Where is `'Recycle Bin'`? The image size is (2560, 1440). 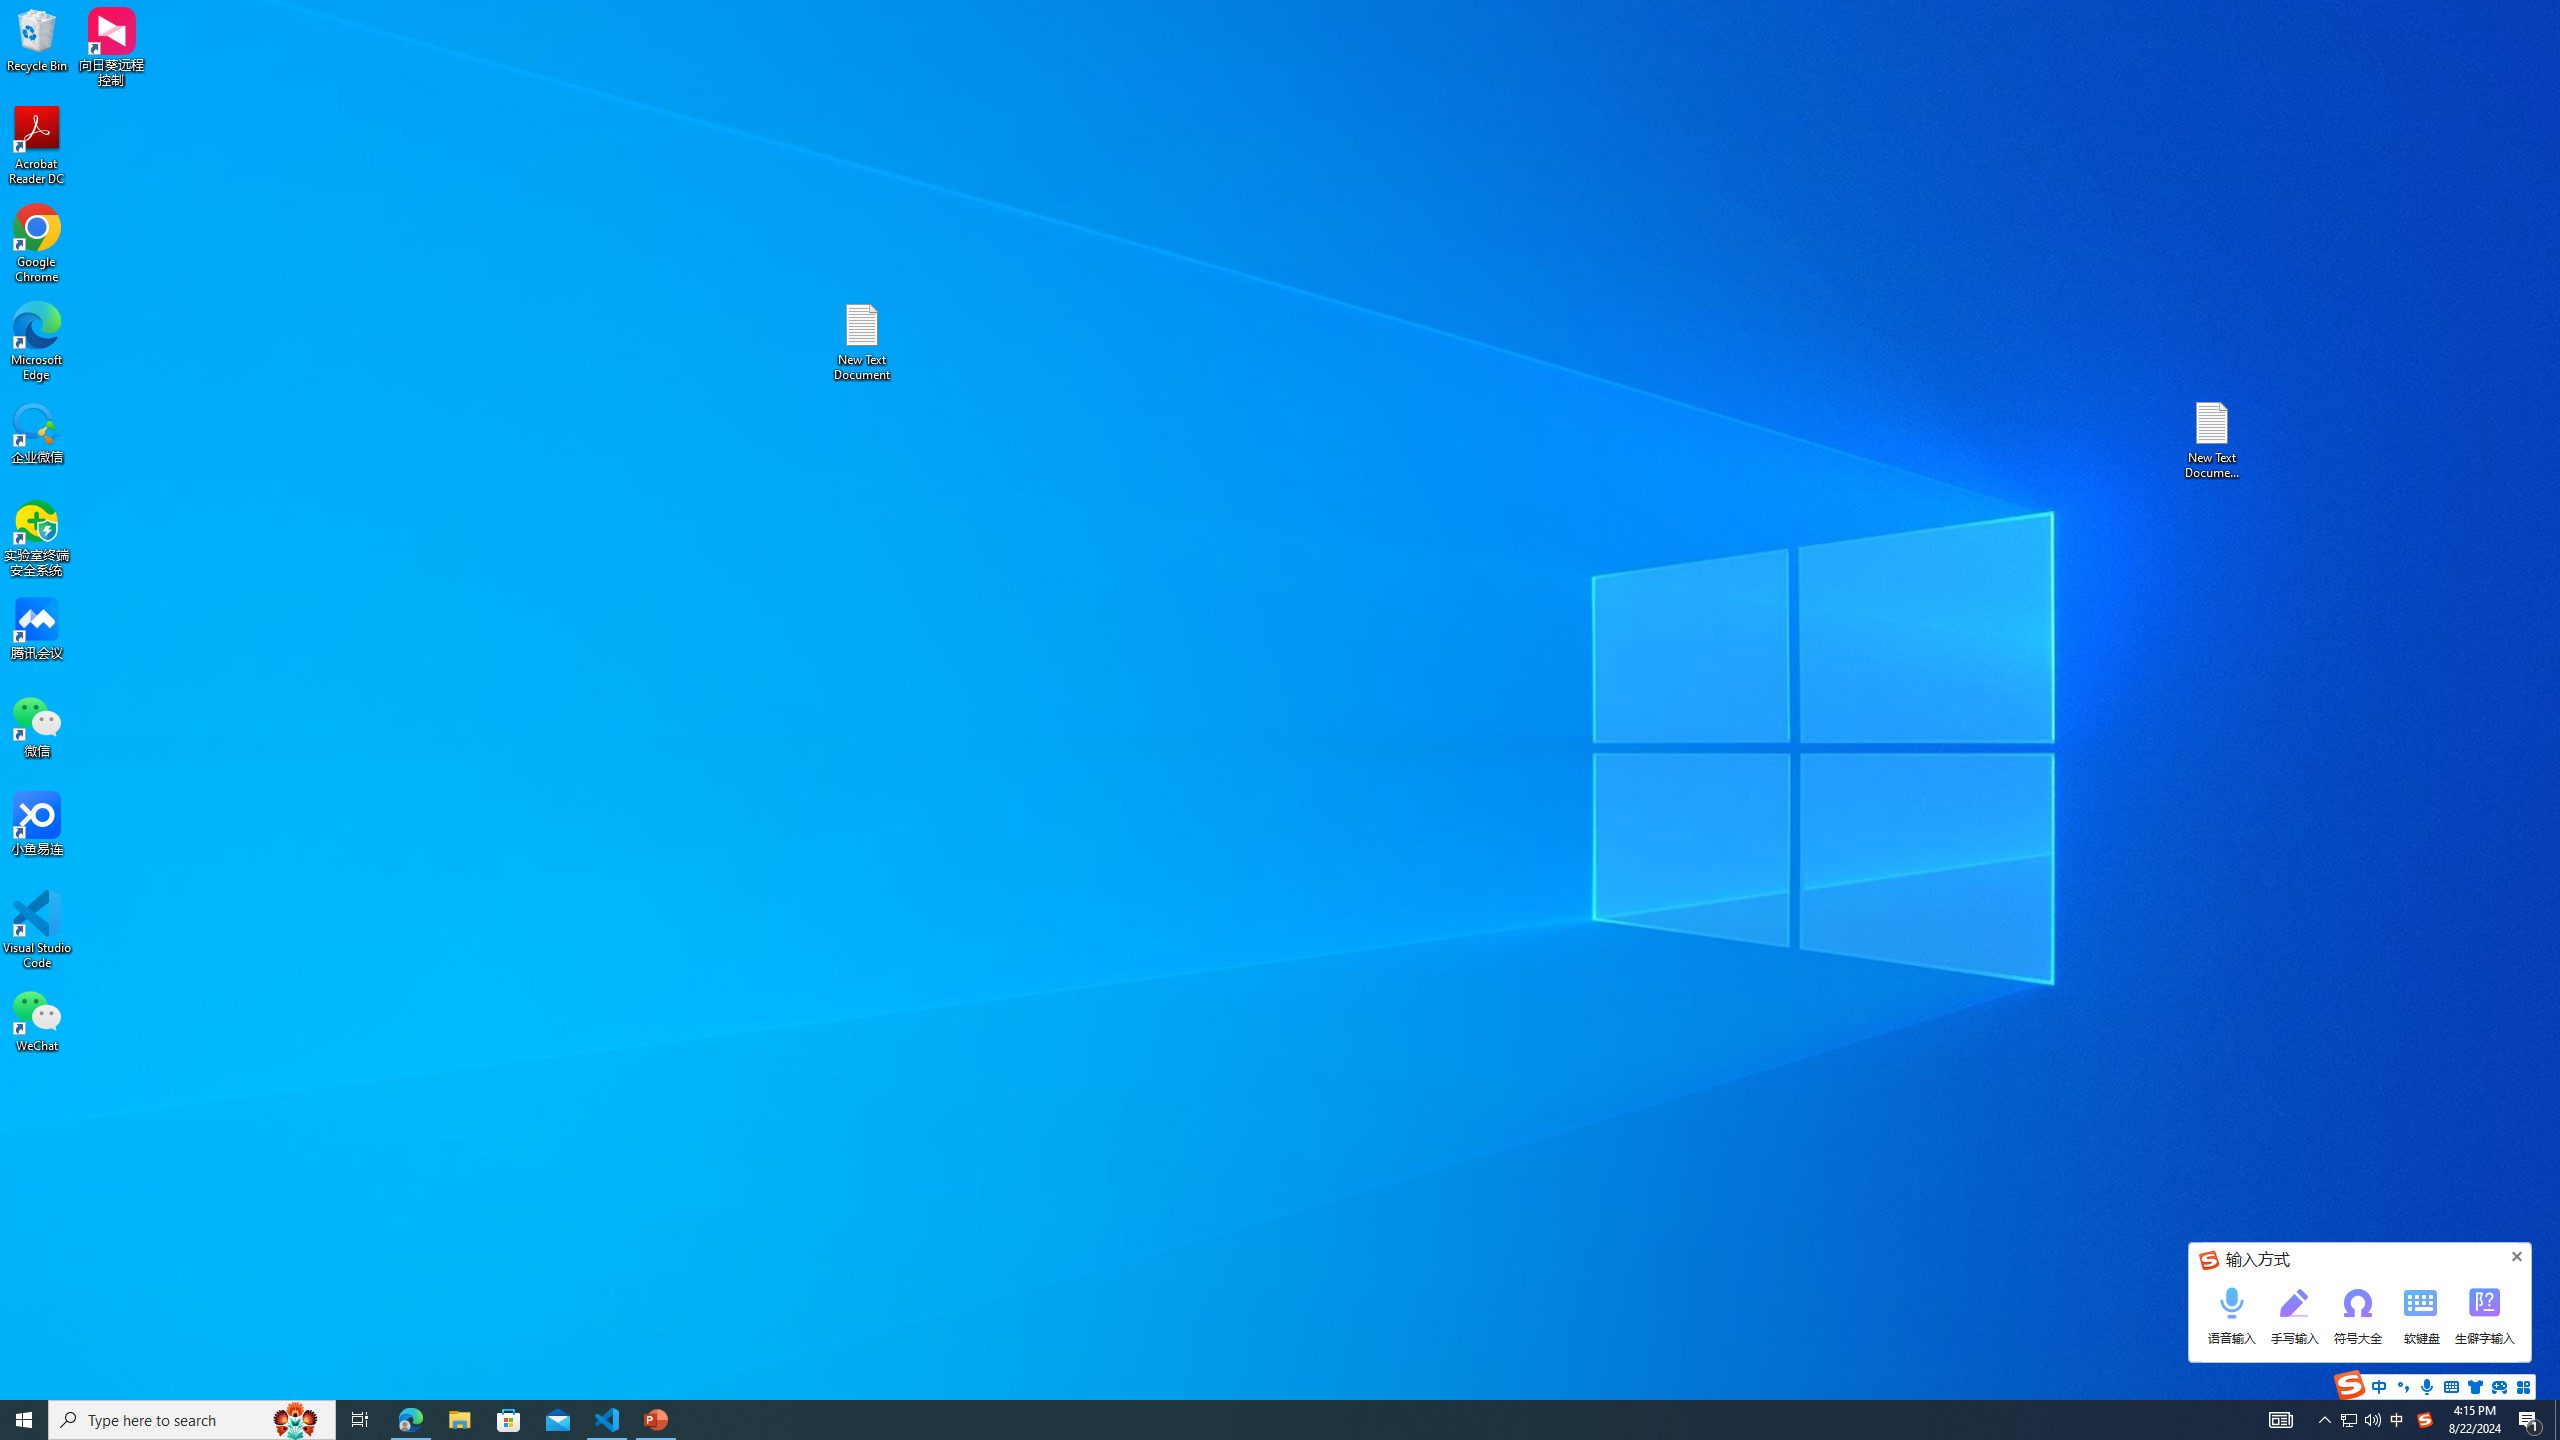
'Recycle Bin' is located at coordinates (36, 38).